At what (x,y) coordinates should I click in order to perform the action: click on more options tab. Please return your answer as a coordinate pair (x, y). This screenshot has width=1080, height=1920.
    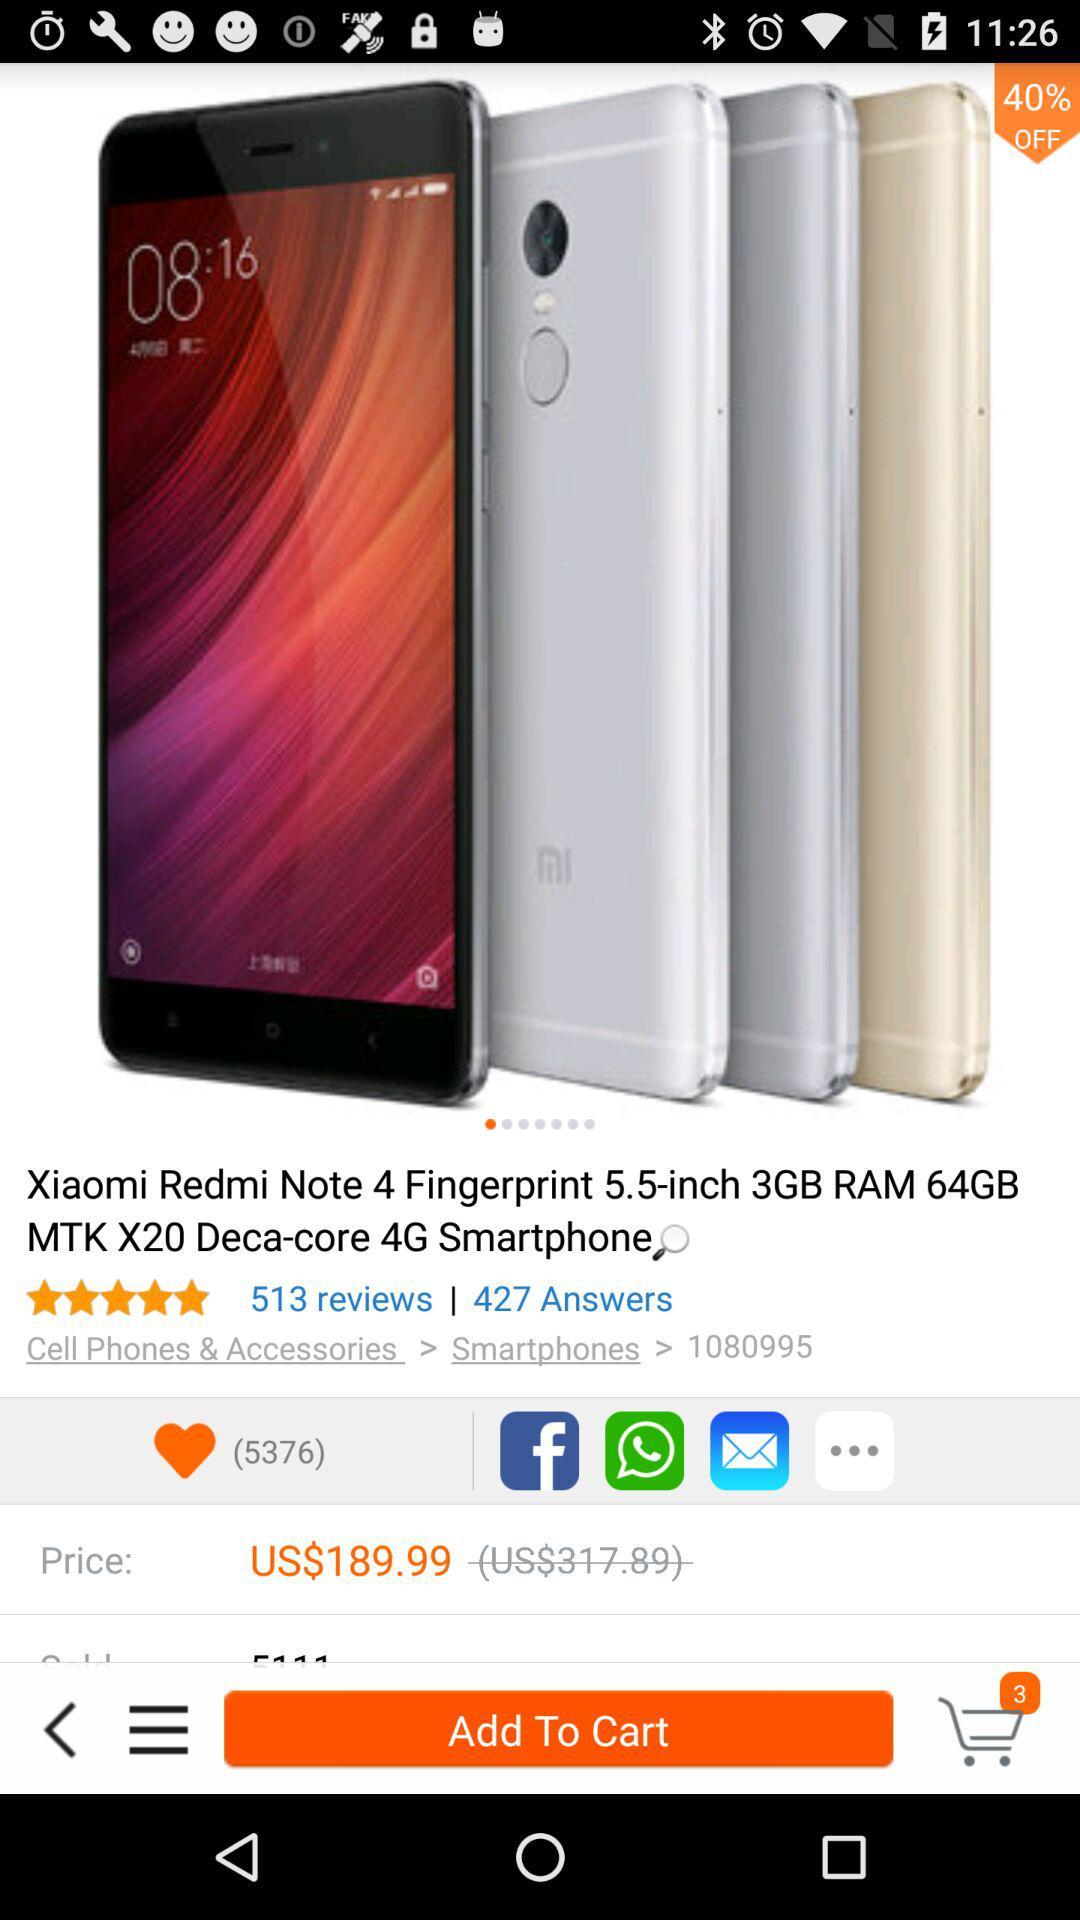
    Looking at the image, I should click on (854, 1450).